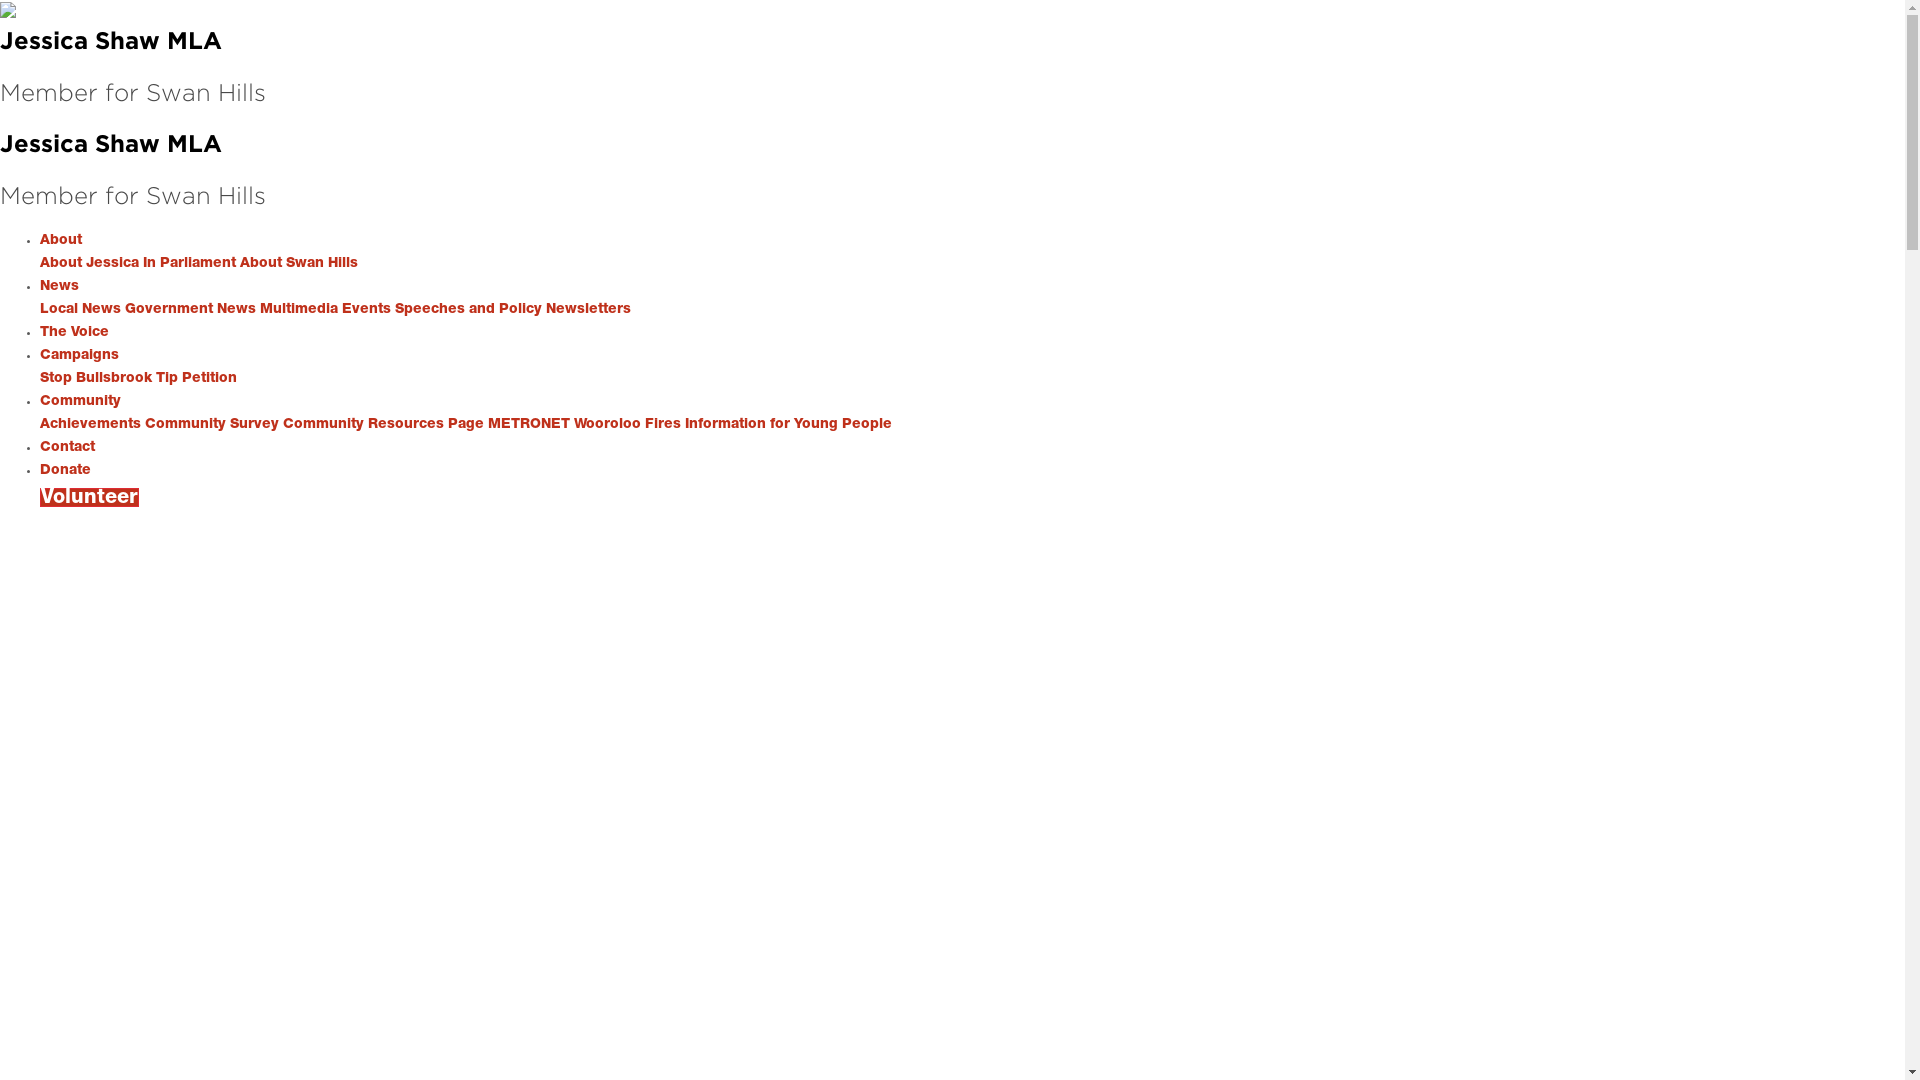 This screenshot has height=1080, width=1920. Describe the element at coordinates (587, 308) in the screenshot. I see `'Newsletters'` at that location.